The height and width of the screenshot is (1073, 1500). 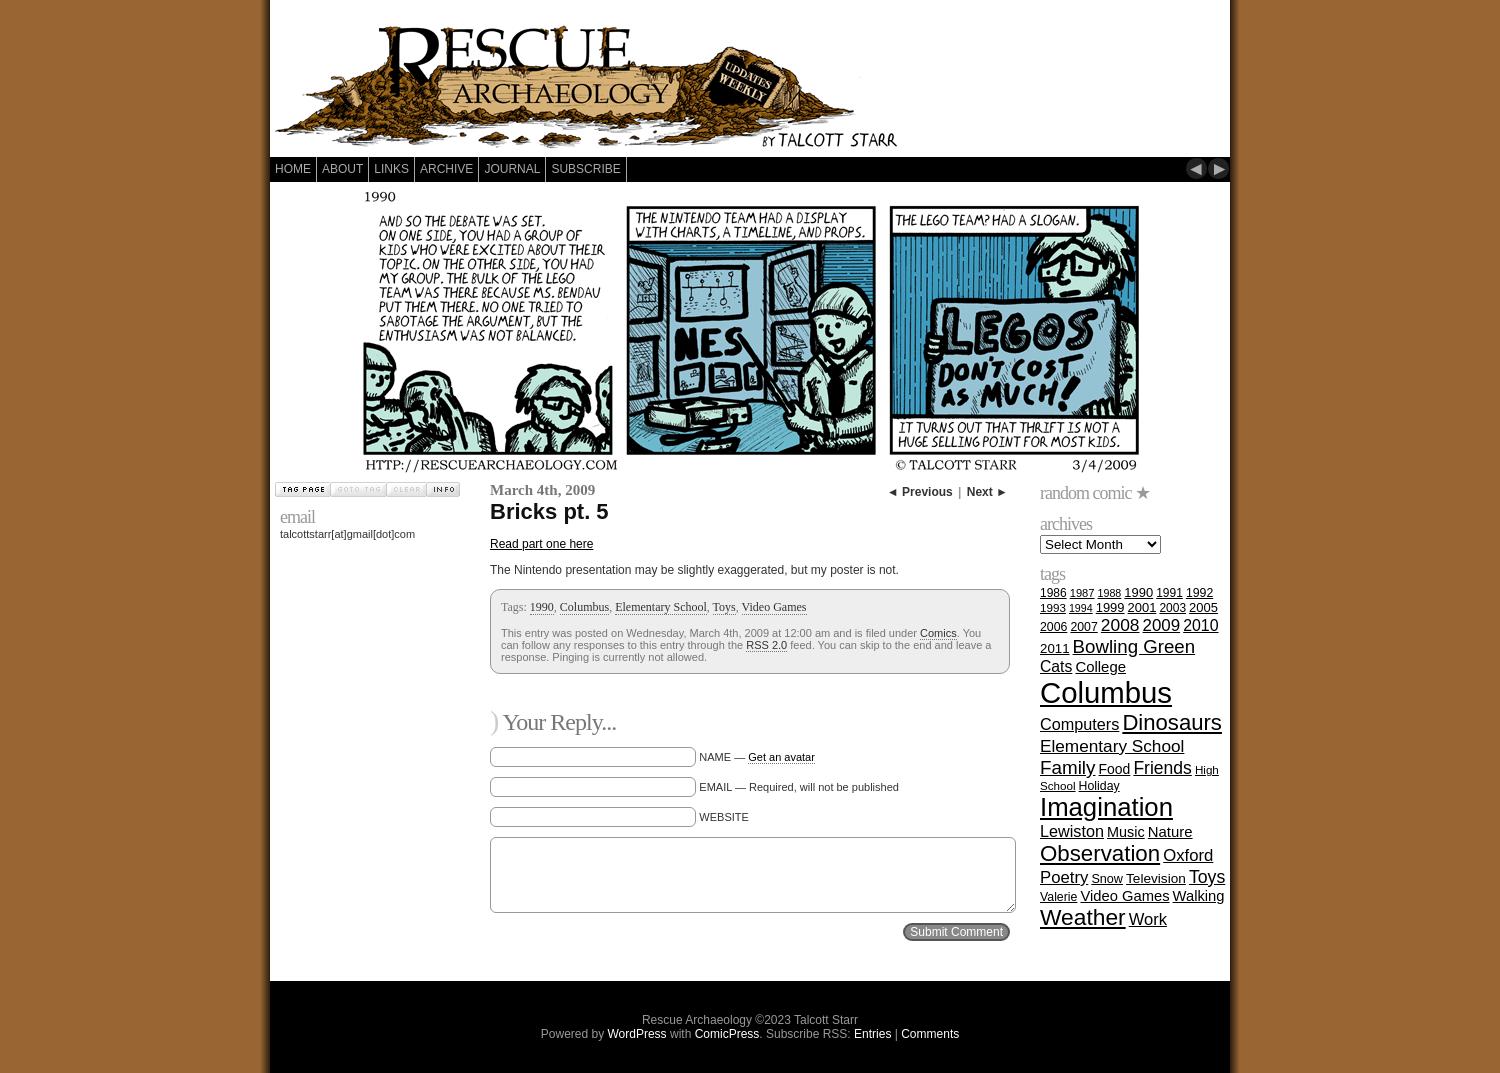 What do you see at coordinates (514, 605) in the screenshot?
I see `'Tags:'` at bounding box center [514, 605].